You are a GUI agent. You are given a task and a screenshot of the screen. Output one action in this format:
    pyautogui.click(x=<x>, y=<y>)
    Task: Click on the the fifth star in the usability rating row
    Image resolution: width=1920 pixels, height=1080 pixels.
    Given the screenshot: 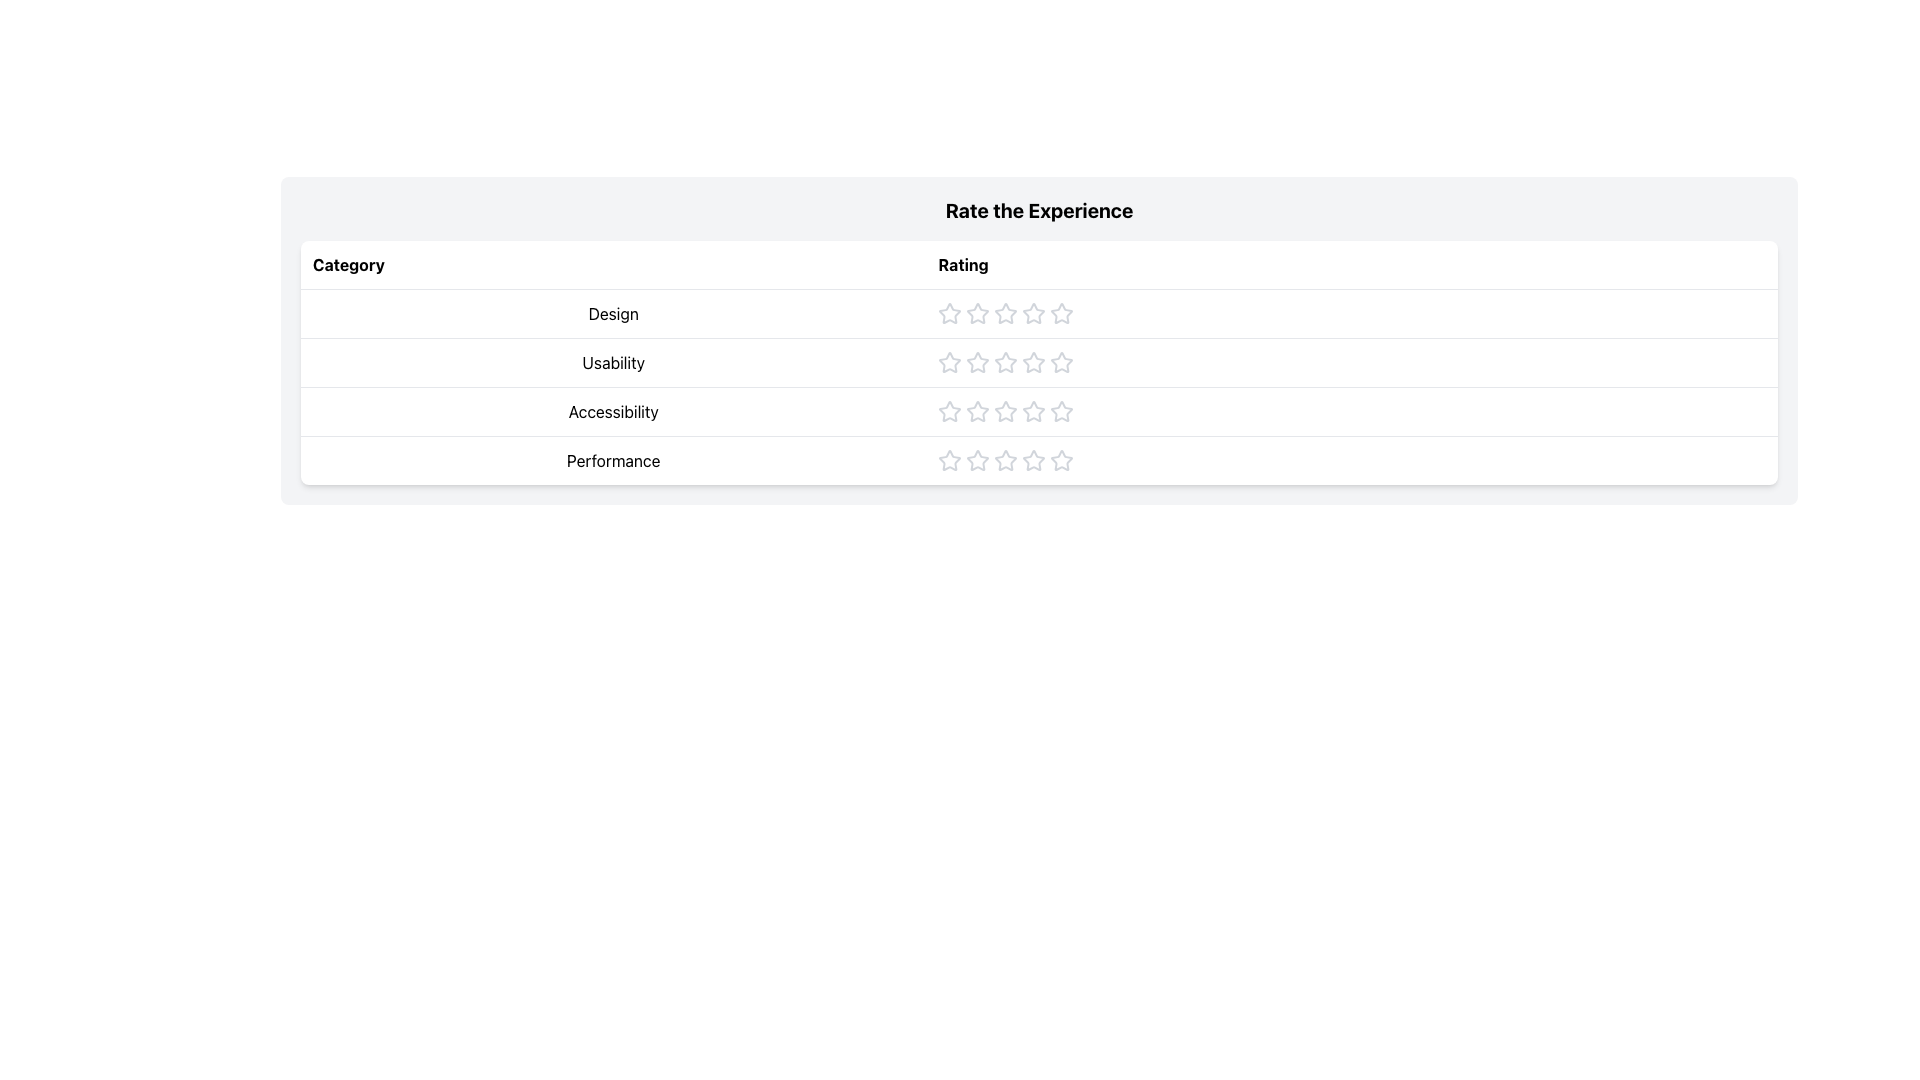 What is the action you would take?
    pyautogui.click(x=1061, y=362)
    